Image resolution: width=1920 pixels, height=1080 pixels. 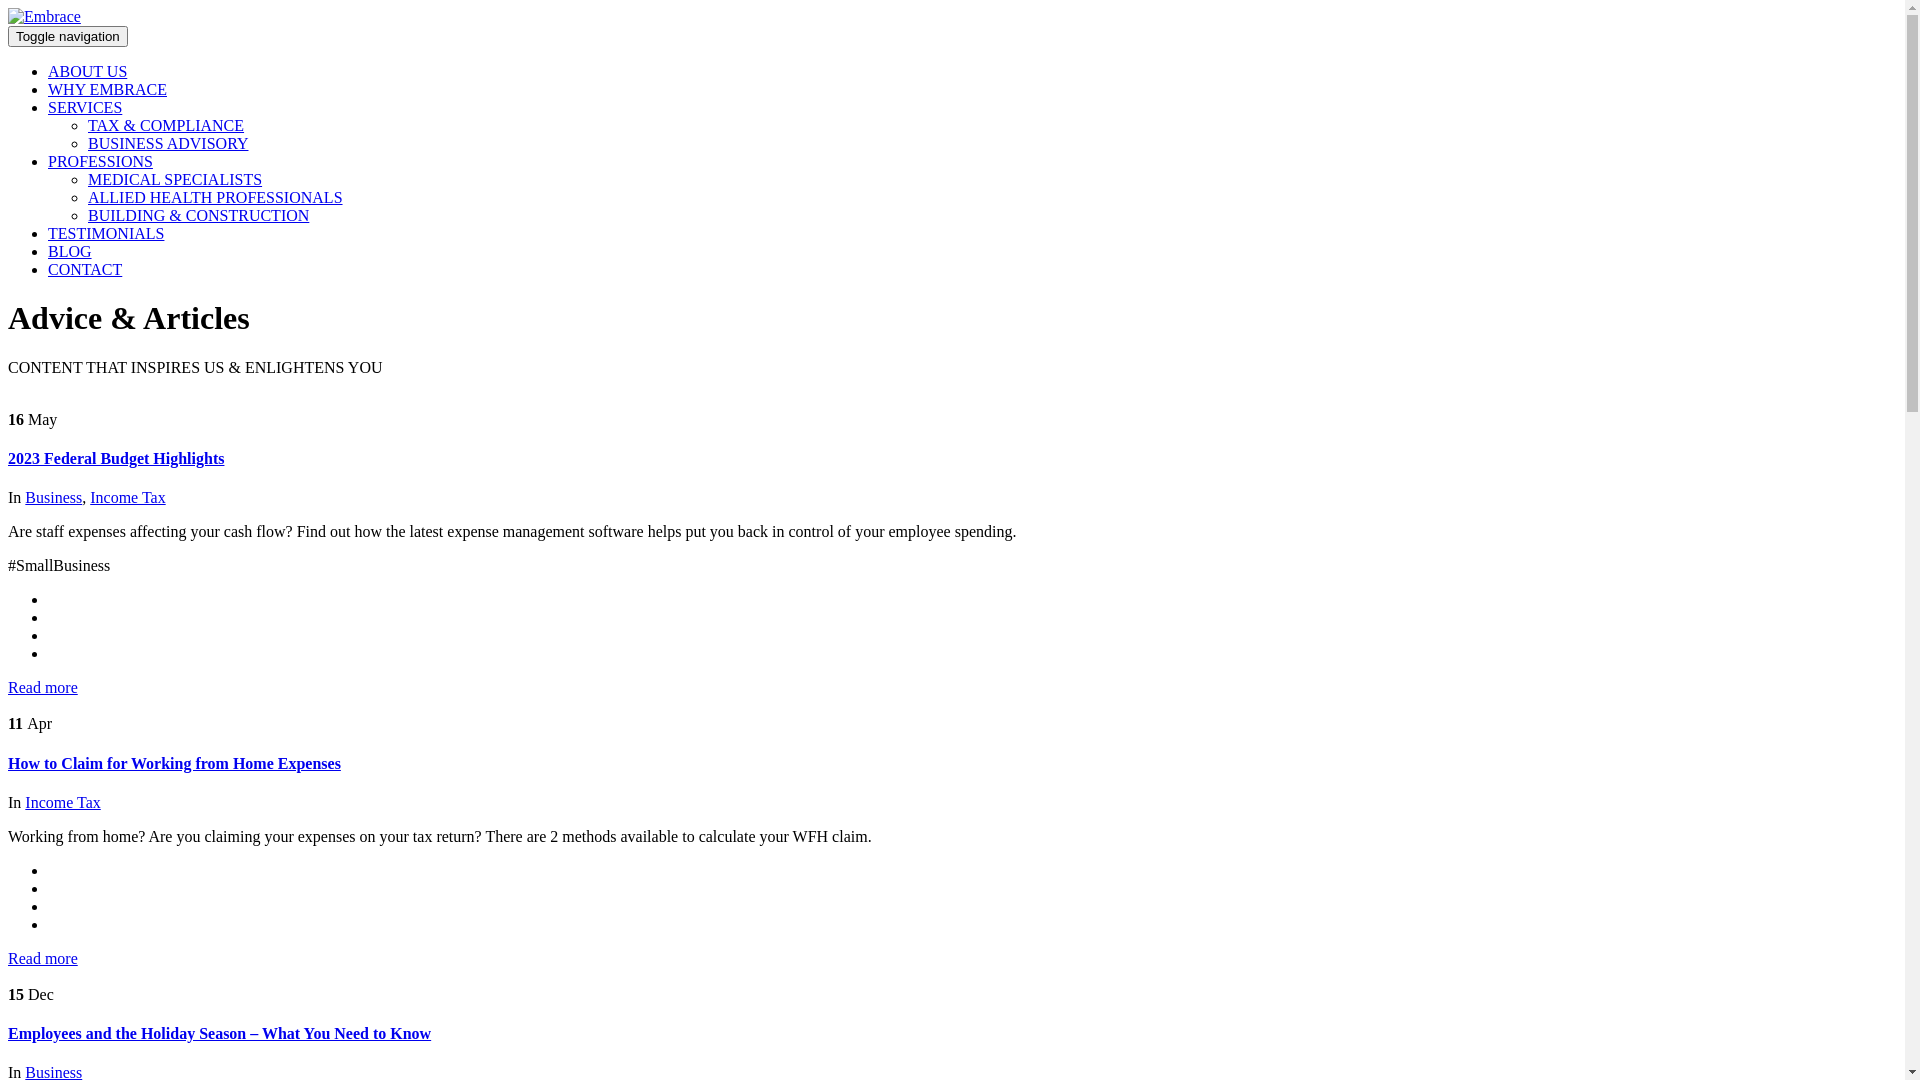 What do you see at coordinates (53, 496) in the screenshot?
I see `'Business'` at bounding box center [53, 496].